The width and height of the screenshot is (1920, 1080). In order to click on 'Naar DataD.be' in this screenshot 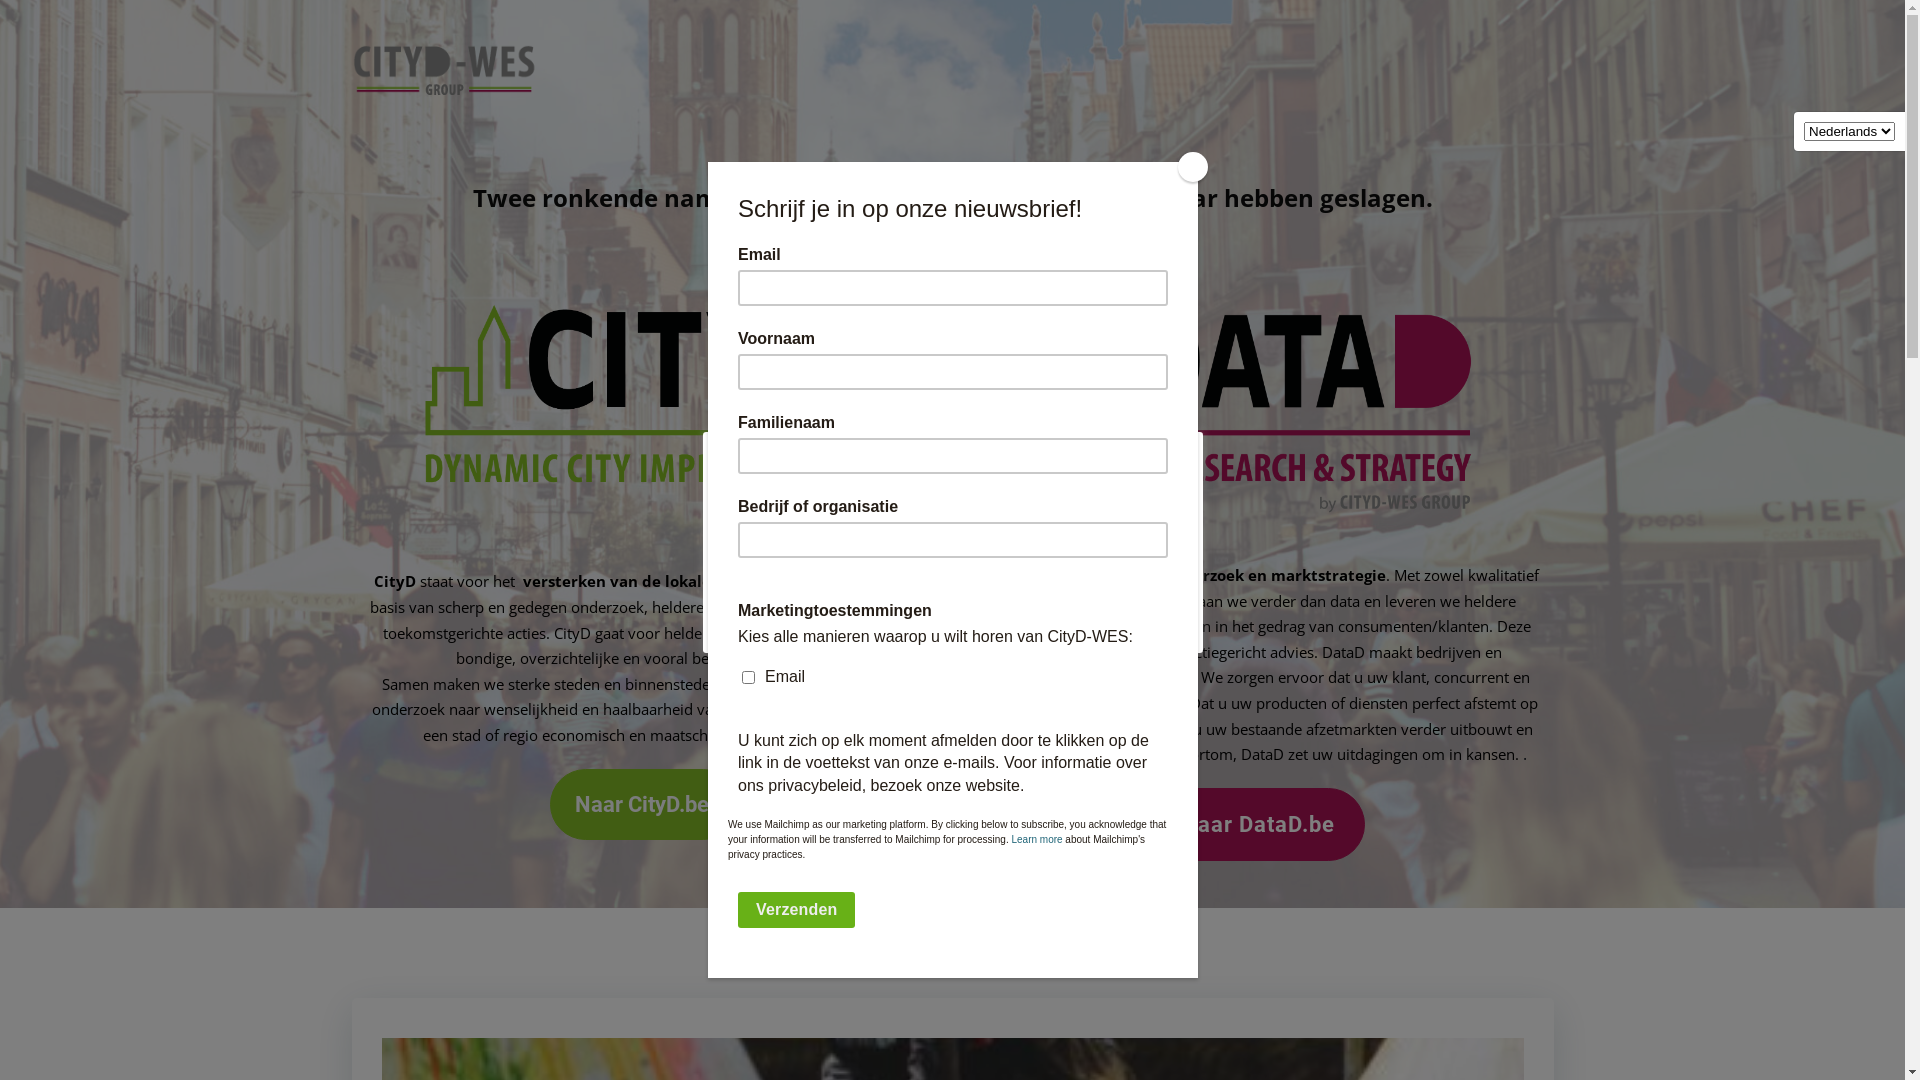, I will do `click(1259, 824)`.